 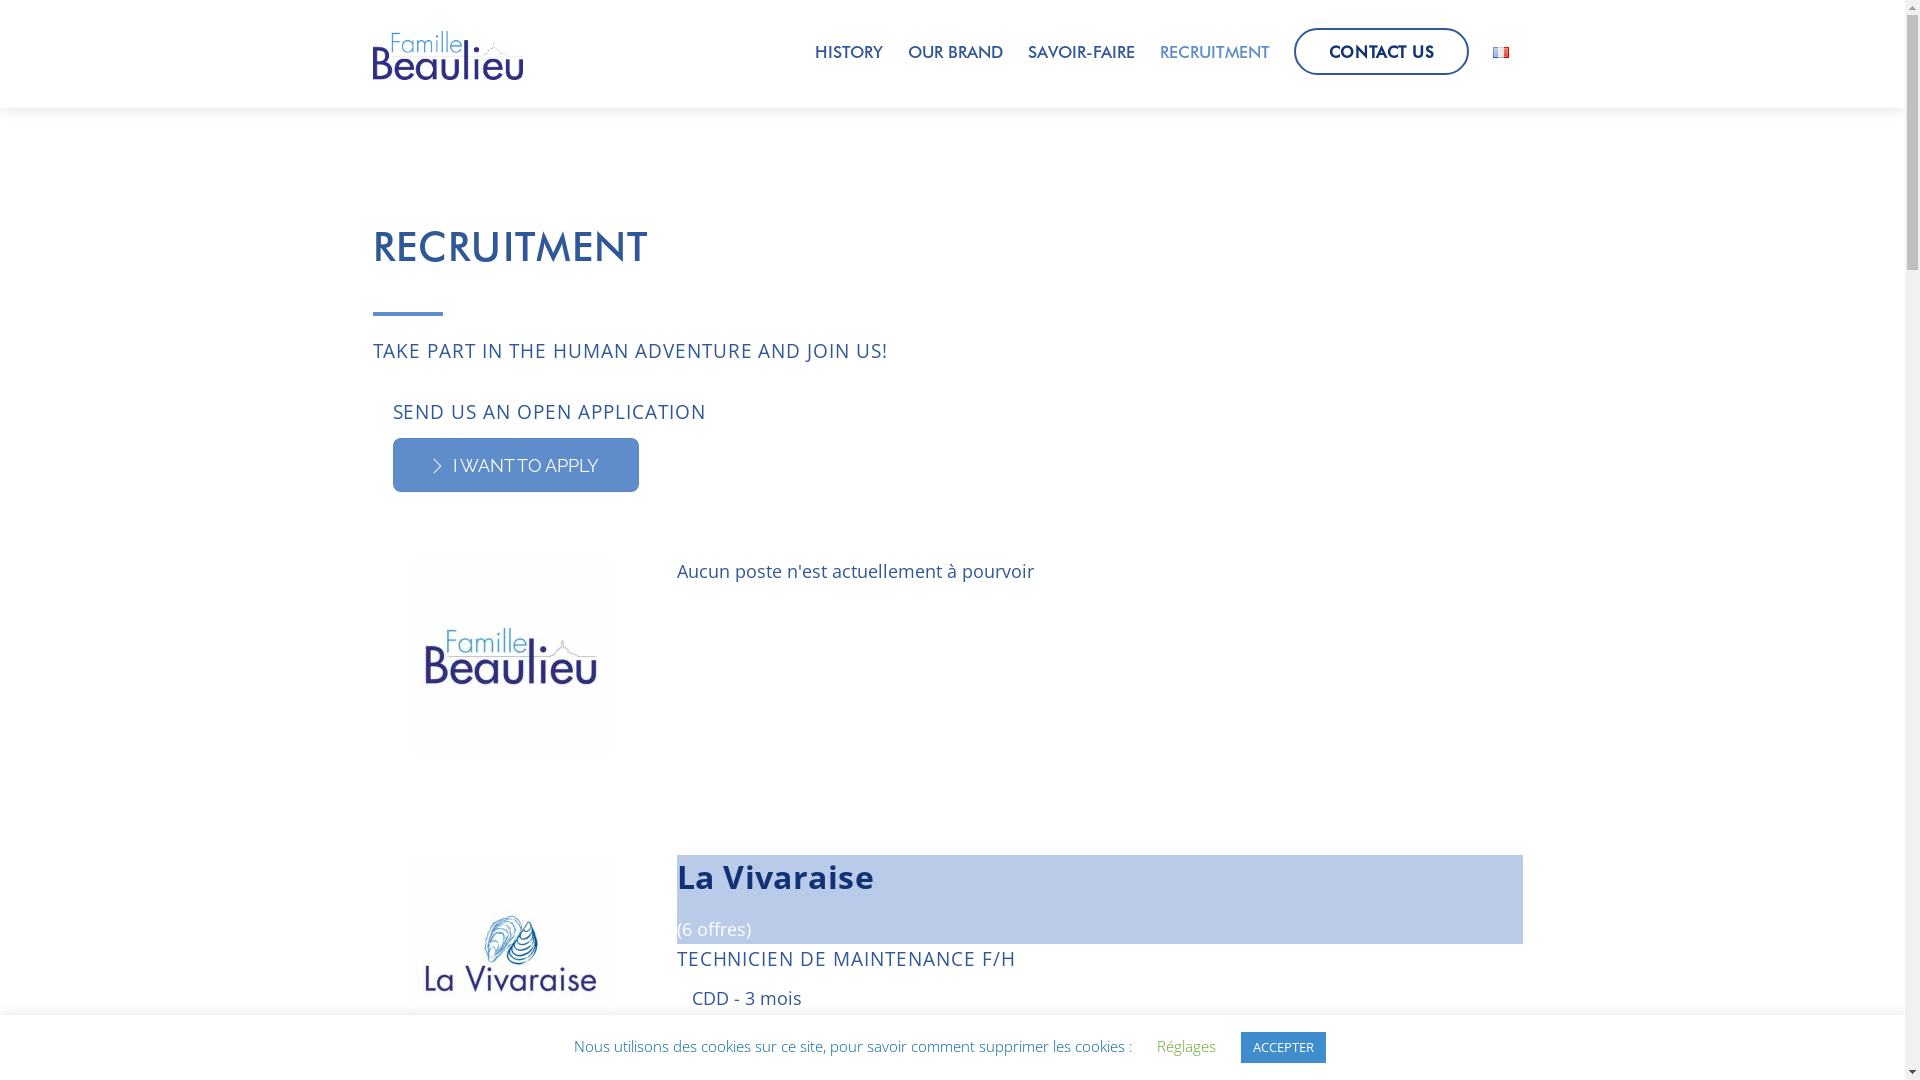 I want to click on 'I WANT TO APPLY', so click(x=514, y=464).